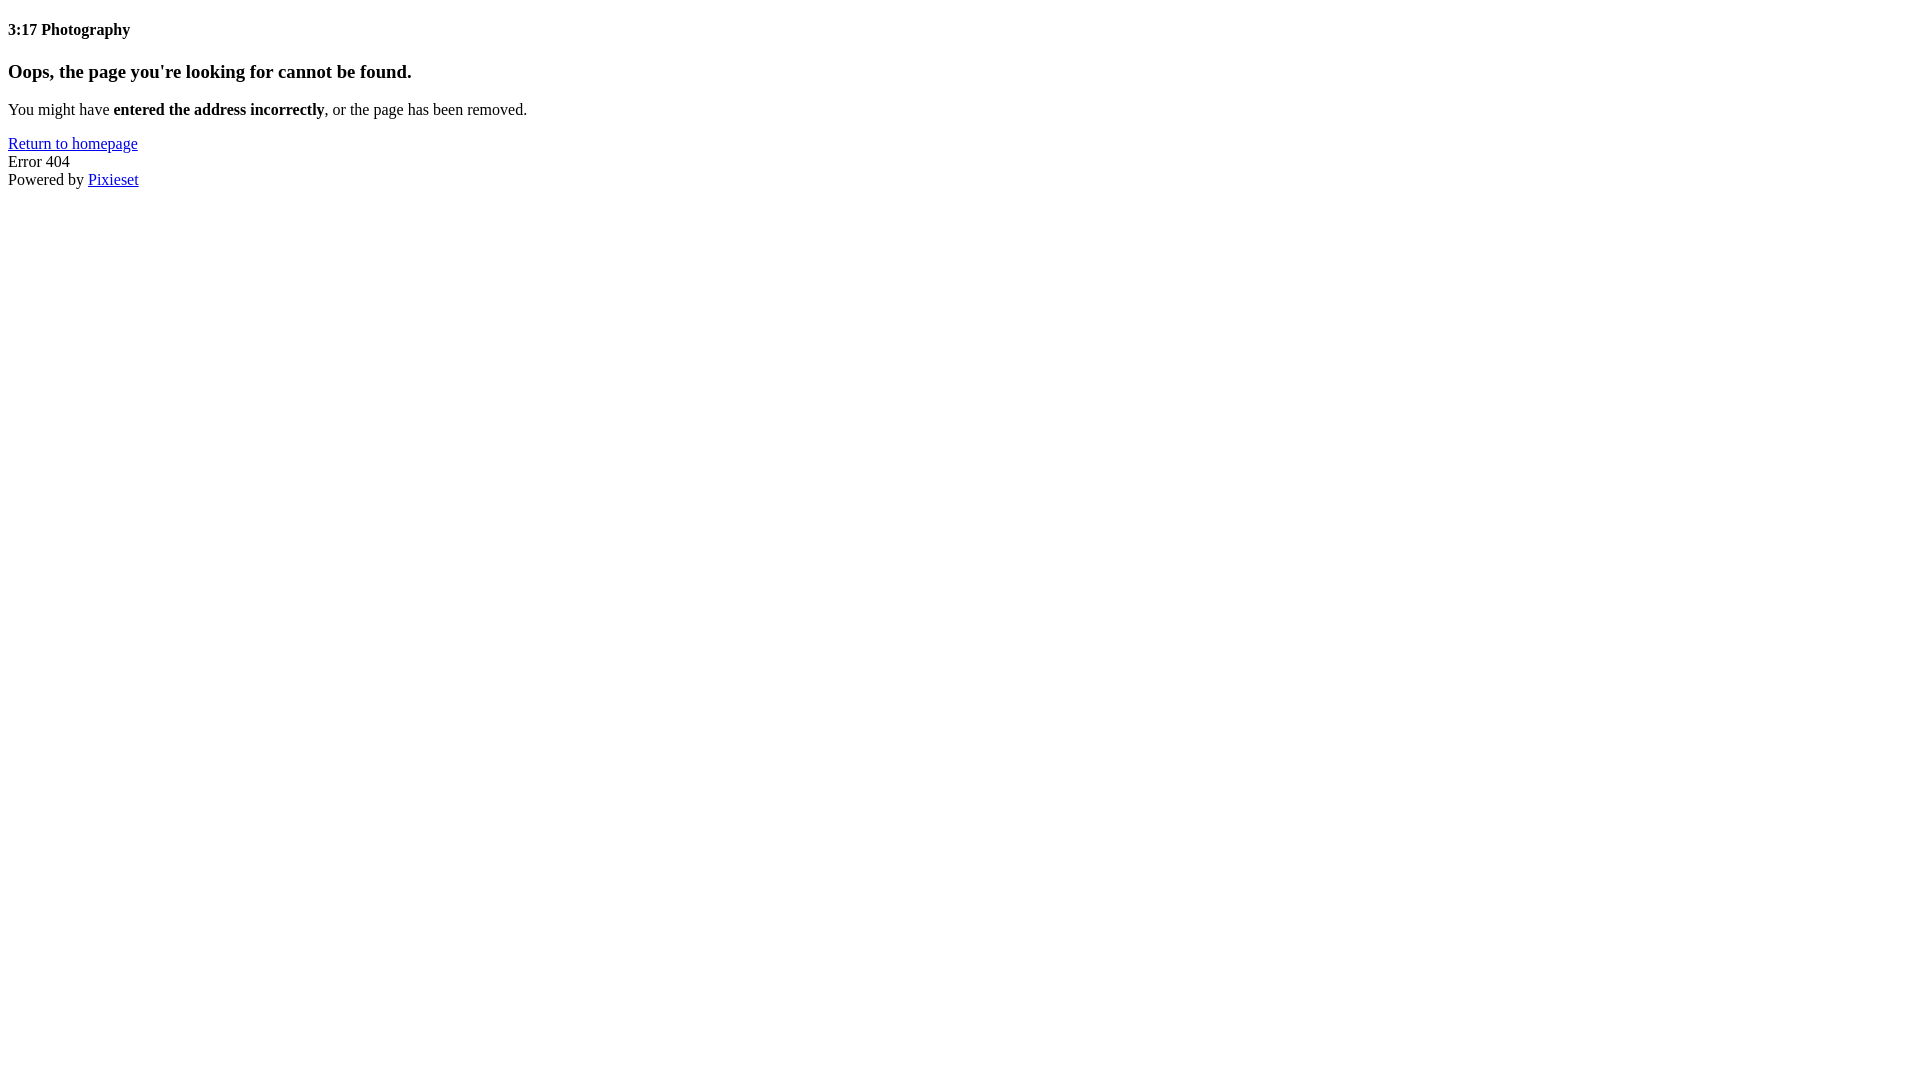 The image size is (1920, 1080). What do you see at coordinates (112, 178) in the screenshot?
I see `'Pixieset'` at bounding box center [112, 178].